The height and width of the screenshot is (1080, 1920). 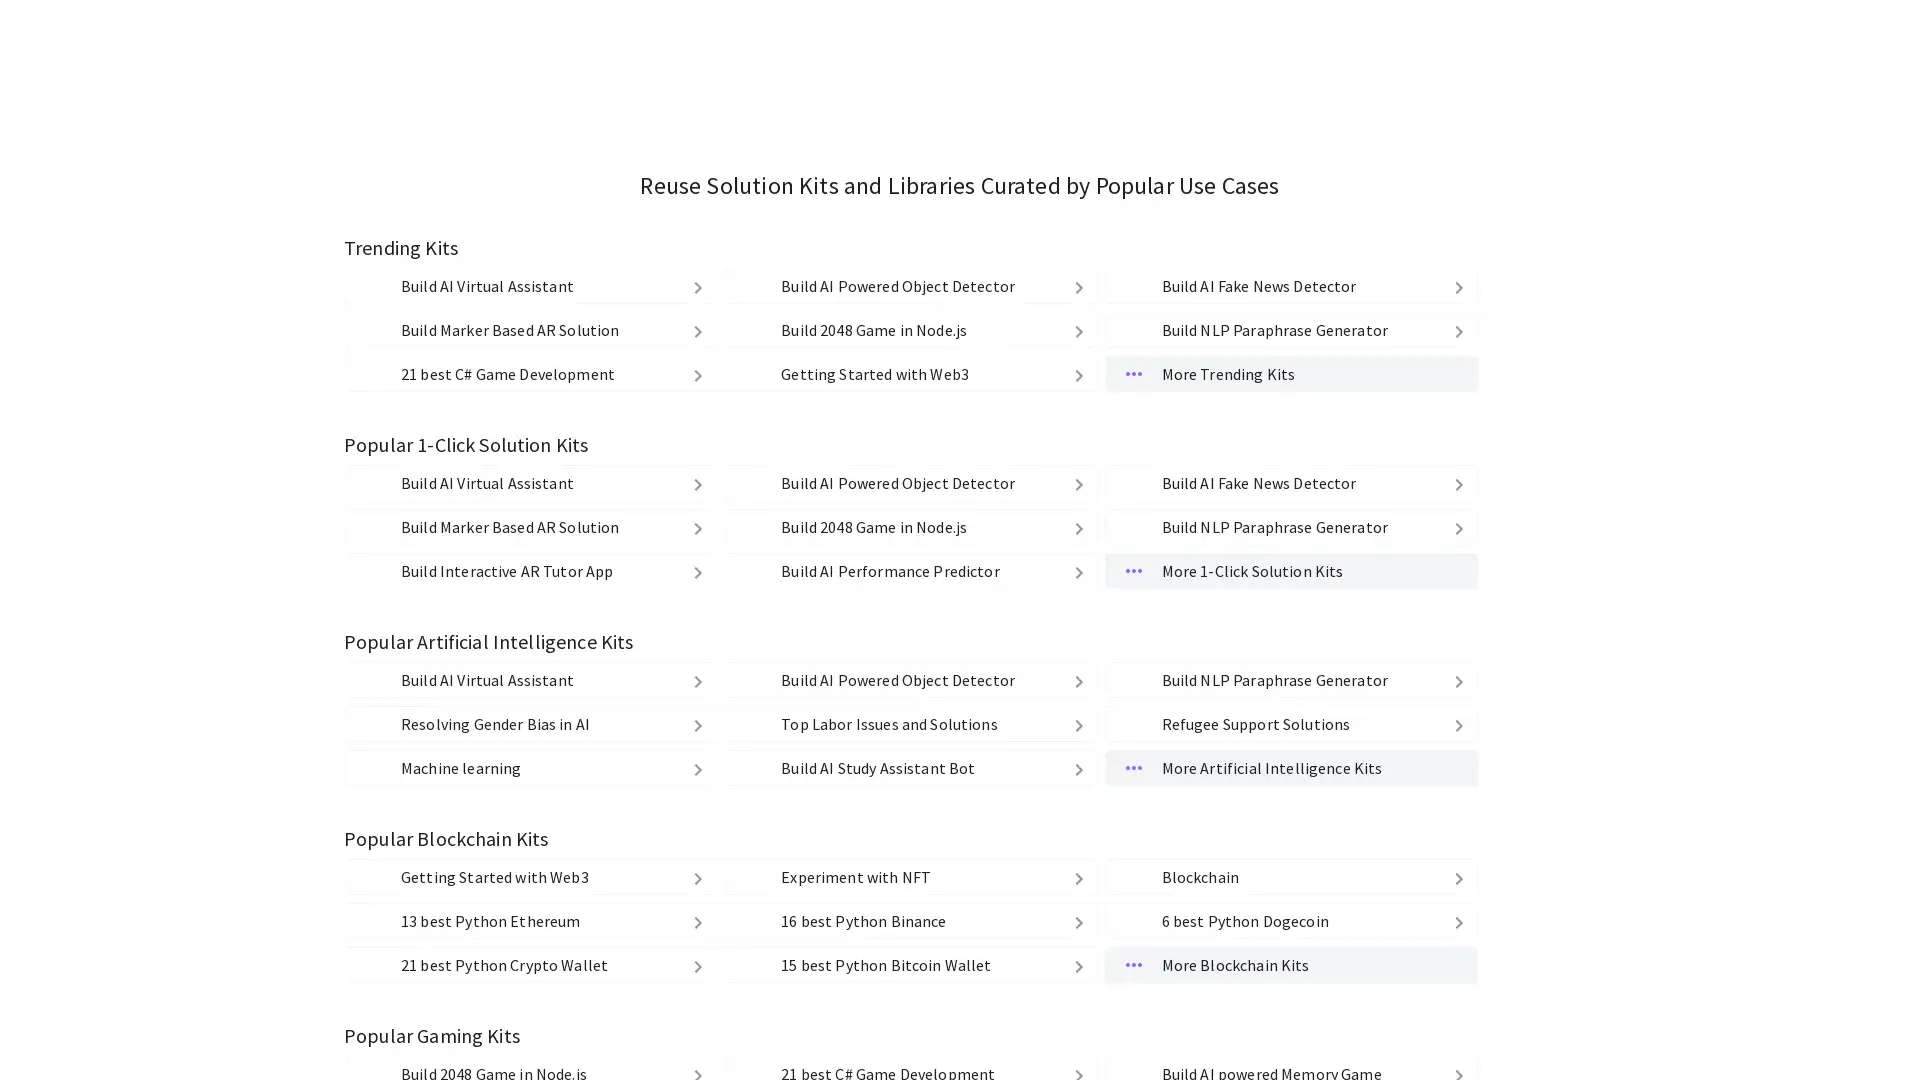 What do you see at coordinates (671, 986) in the screenshot?
I see `delete` at bounding box center [671, 986].